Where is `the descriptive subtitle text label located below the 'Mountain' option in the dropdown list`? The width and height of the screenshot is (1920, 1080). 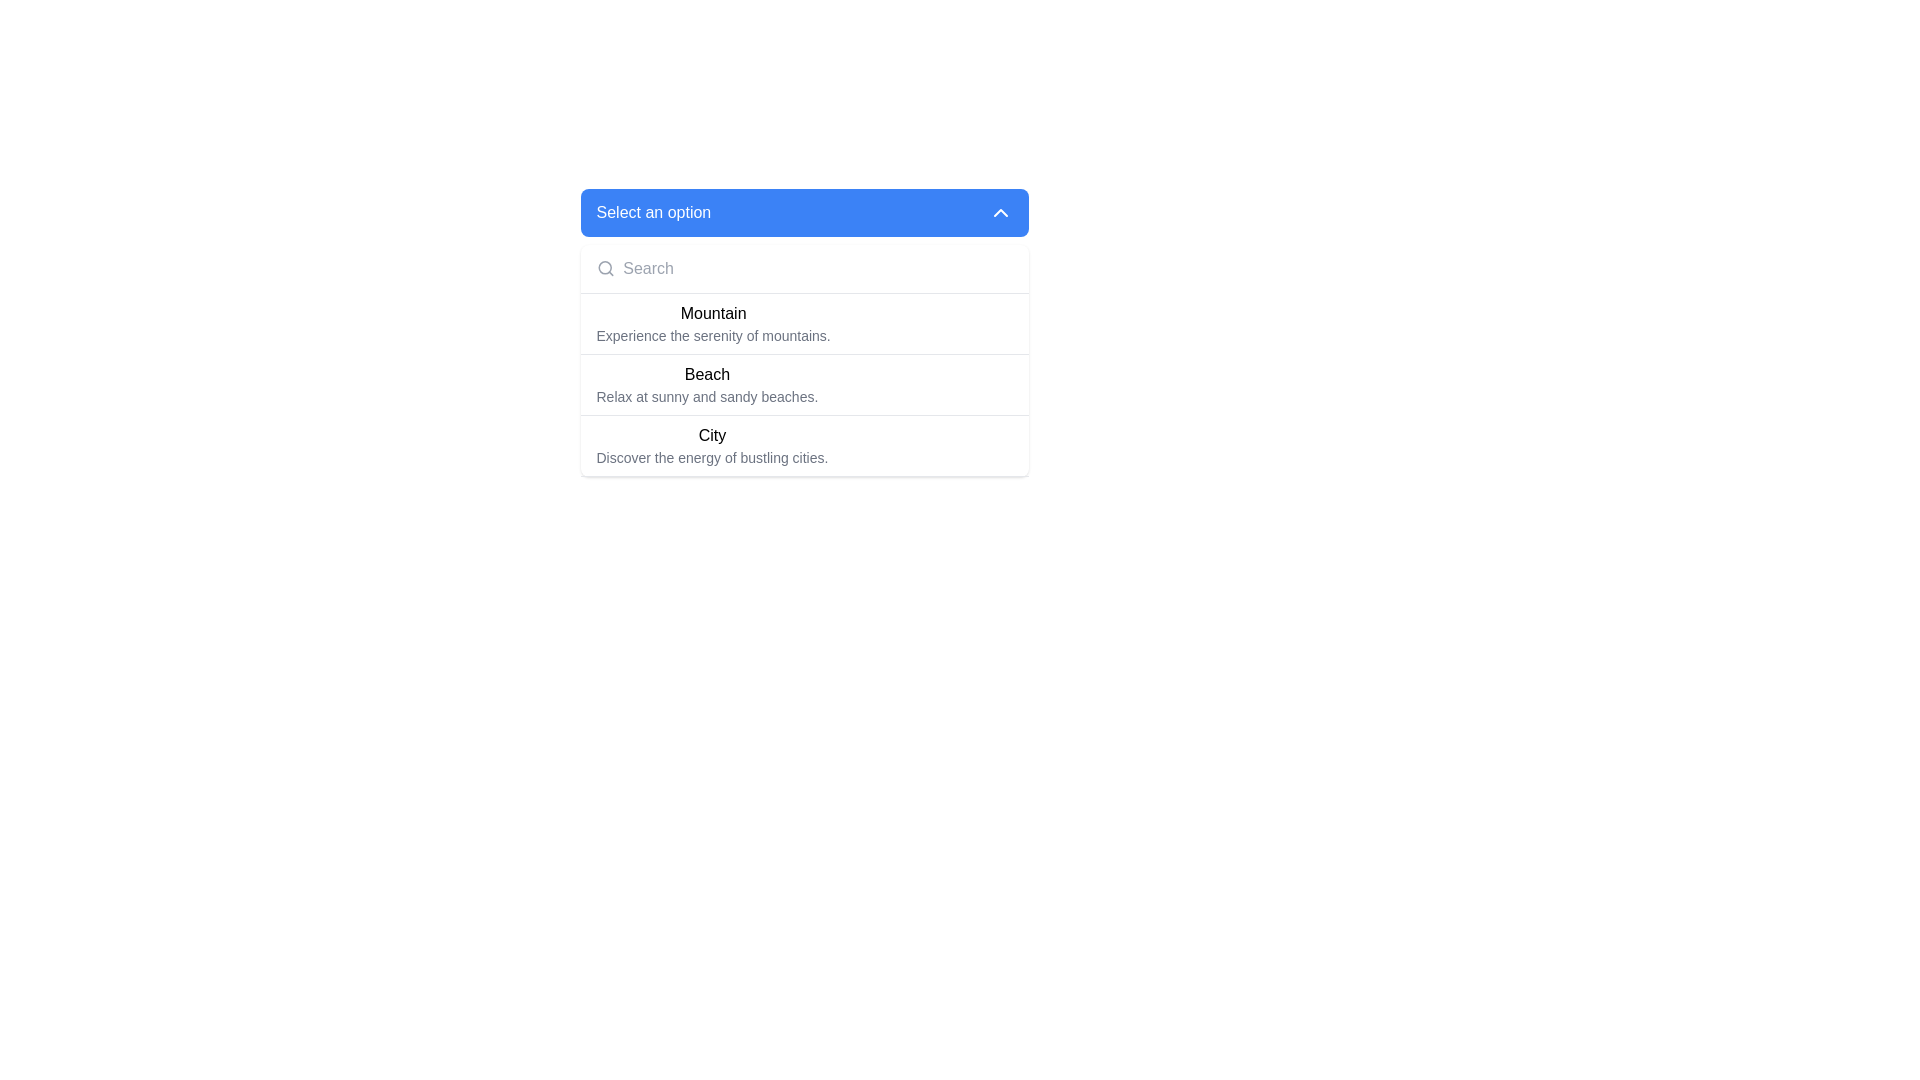
the descriptive subtitle text label located below the 'Mountain' option in the dropdown list is located at coordinates (713, 334).